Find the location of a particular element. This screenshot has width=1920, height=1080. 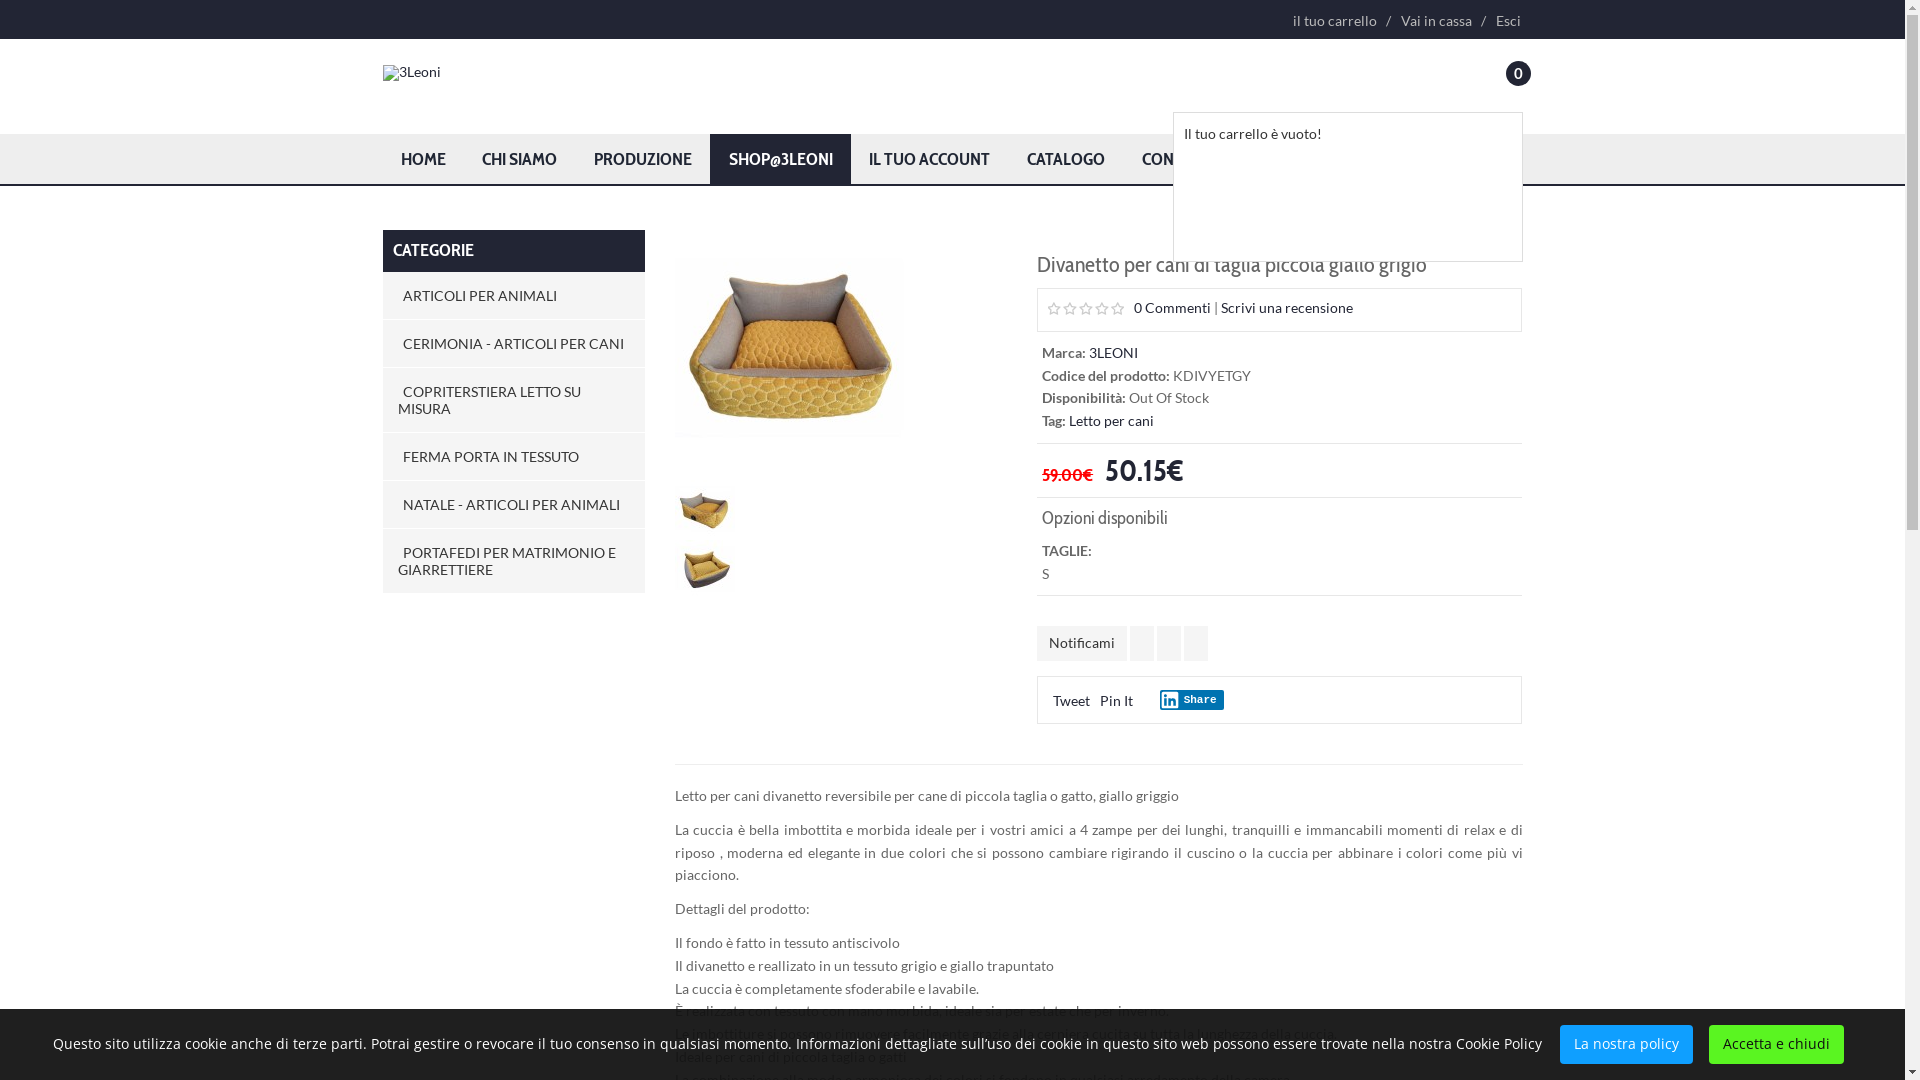

'CERIMONIA - ARTICOLI PER CANI' is located at coordinates (513, 342).